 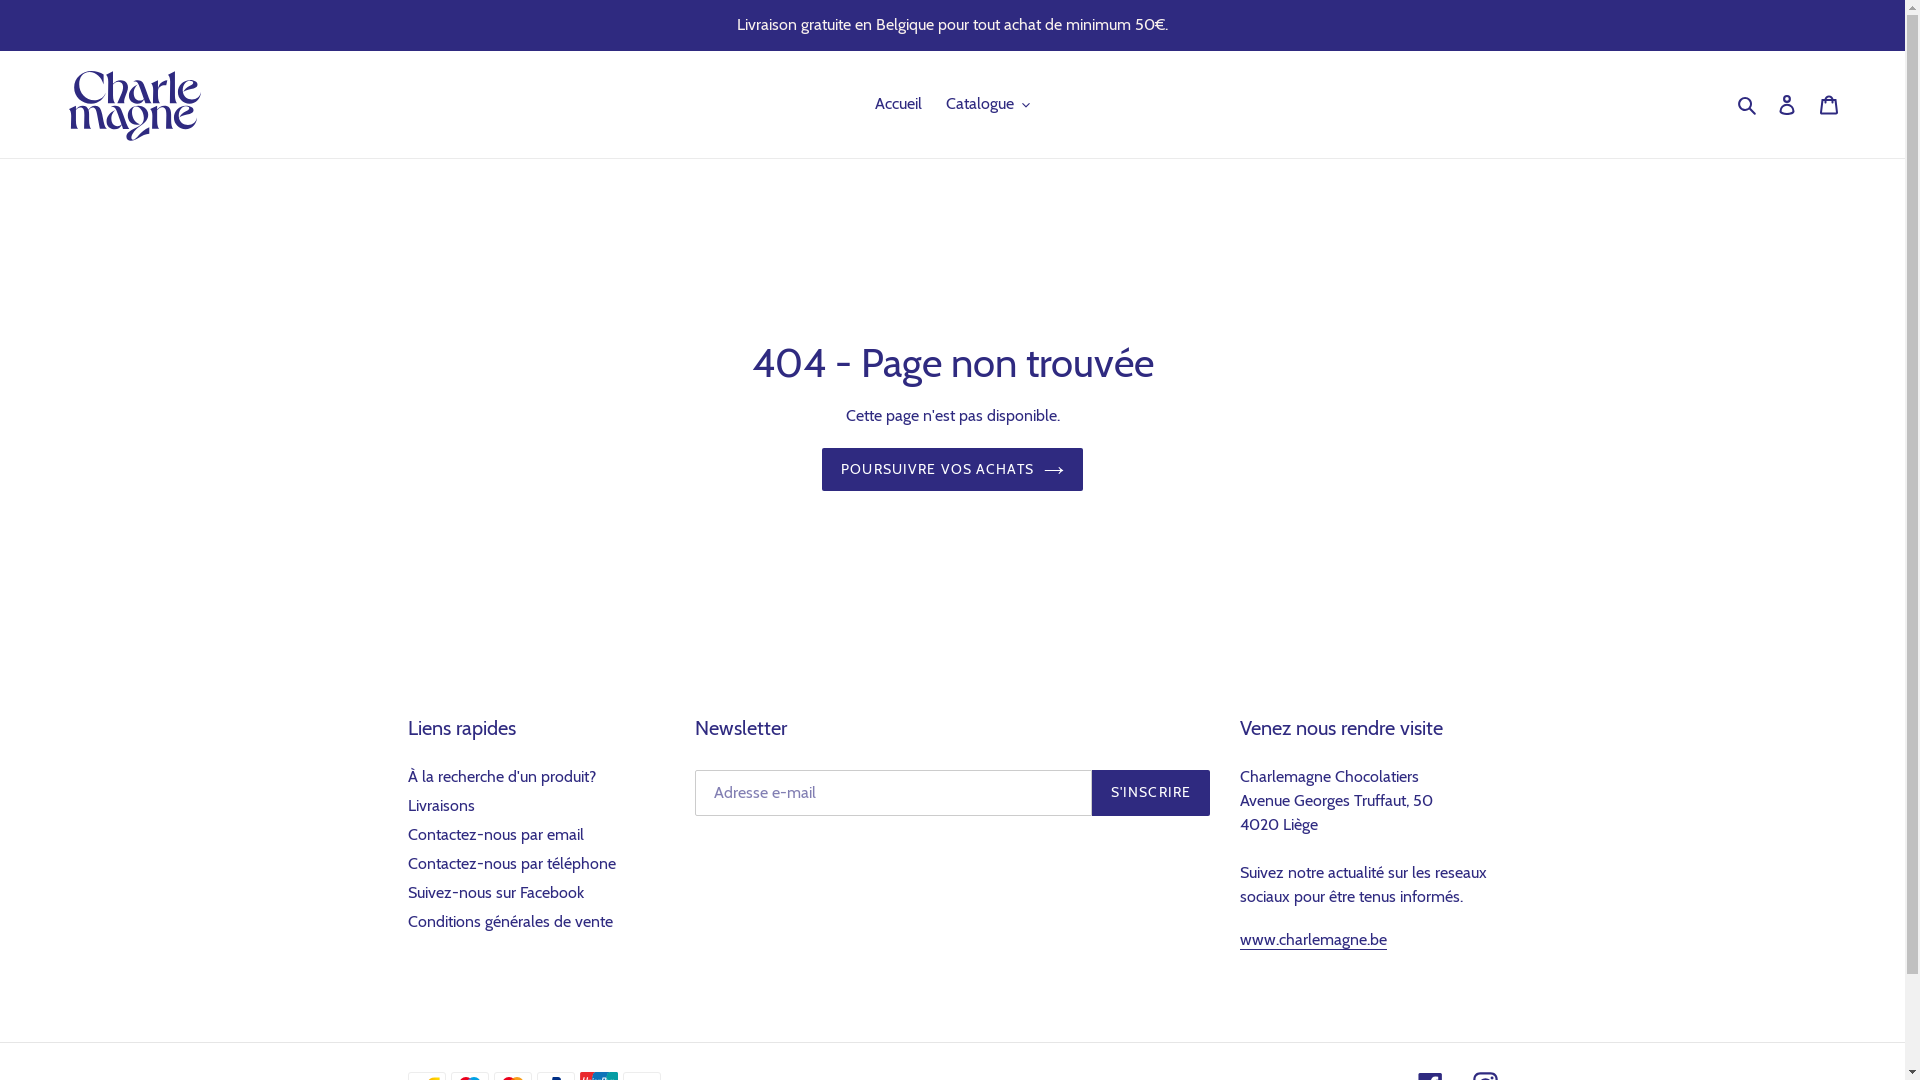 I want to click on 'Panier', so click(x=1828, y=104).